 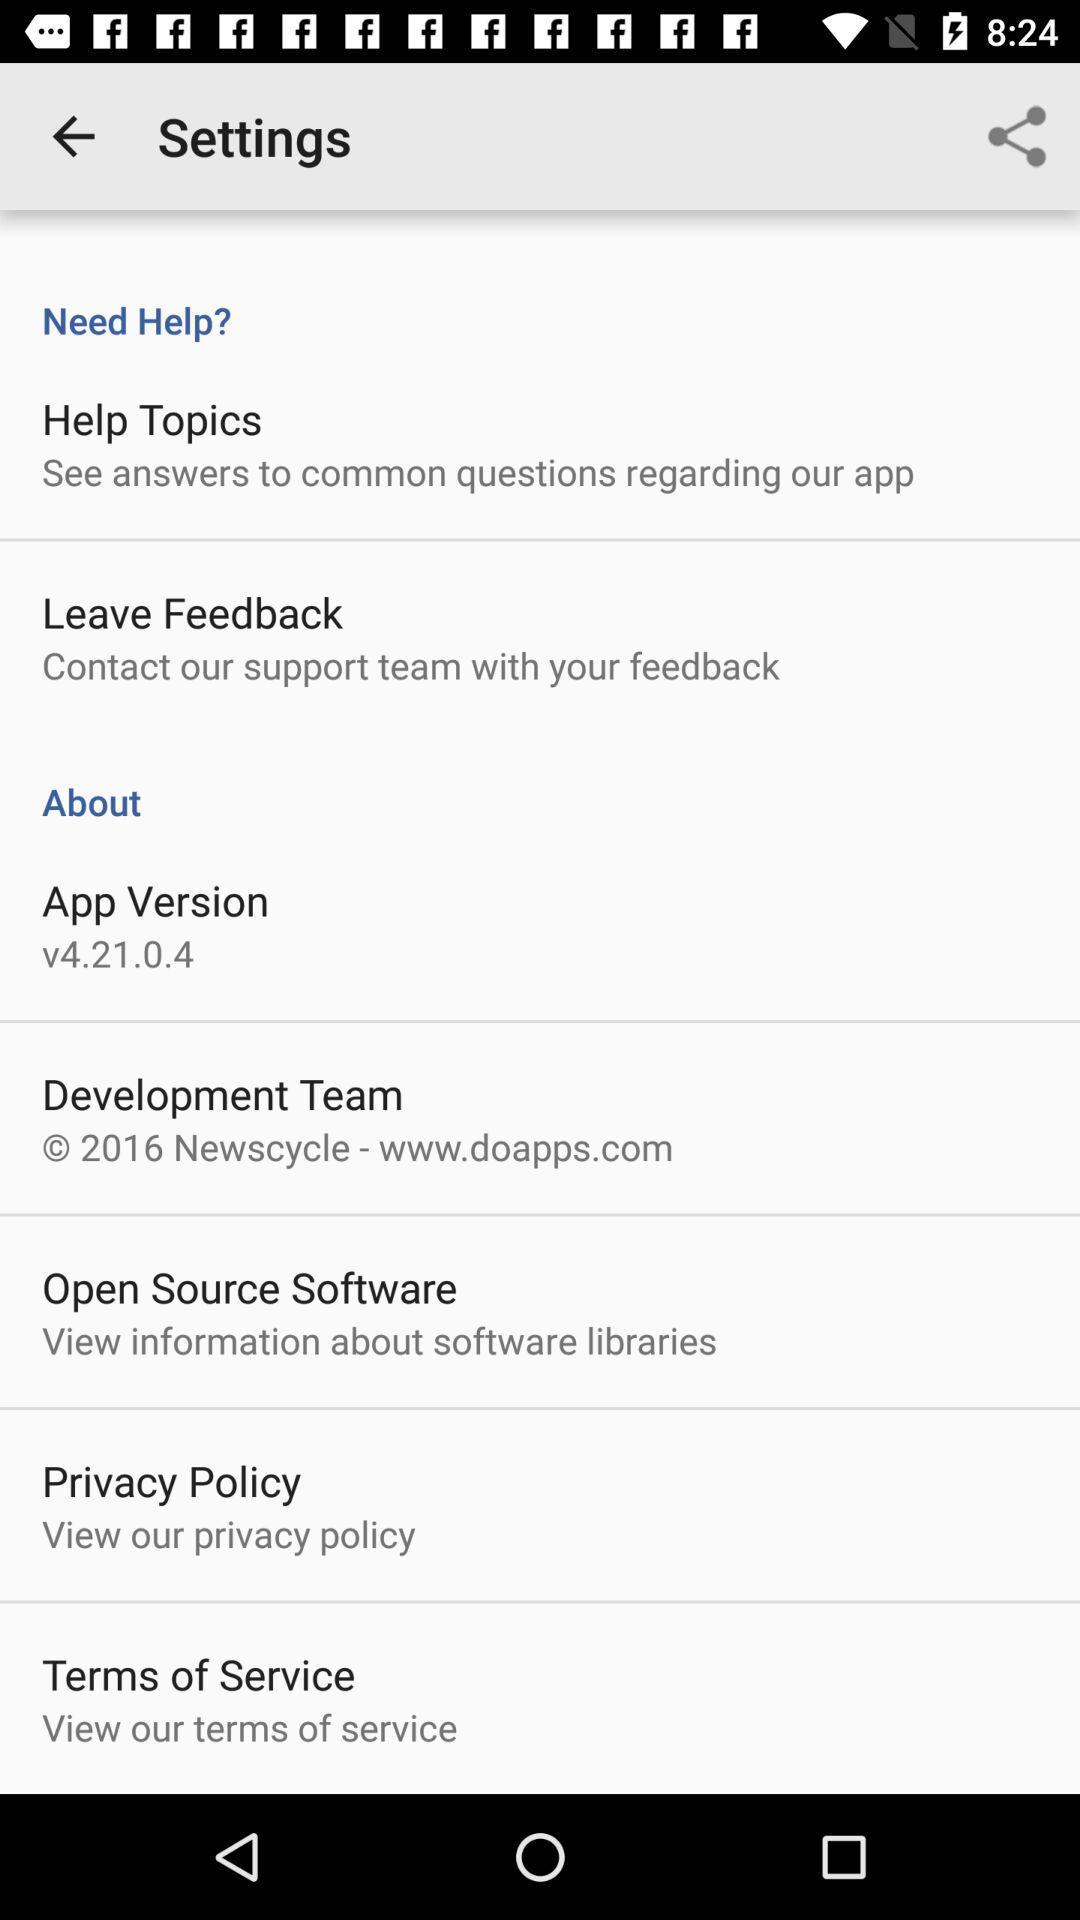 What do you see at coordinates (72, 135) in the screenshot?
I see `icon next to settings  icon` at bounding box center [72, 135].